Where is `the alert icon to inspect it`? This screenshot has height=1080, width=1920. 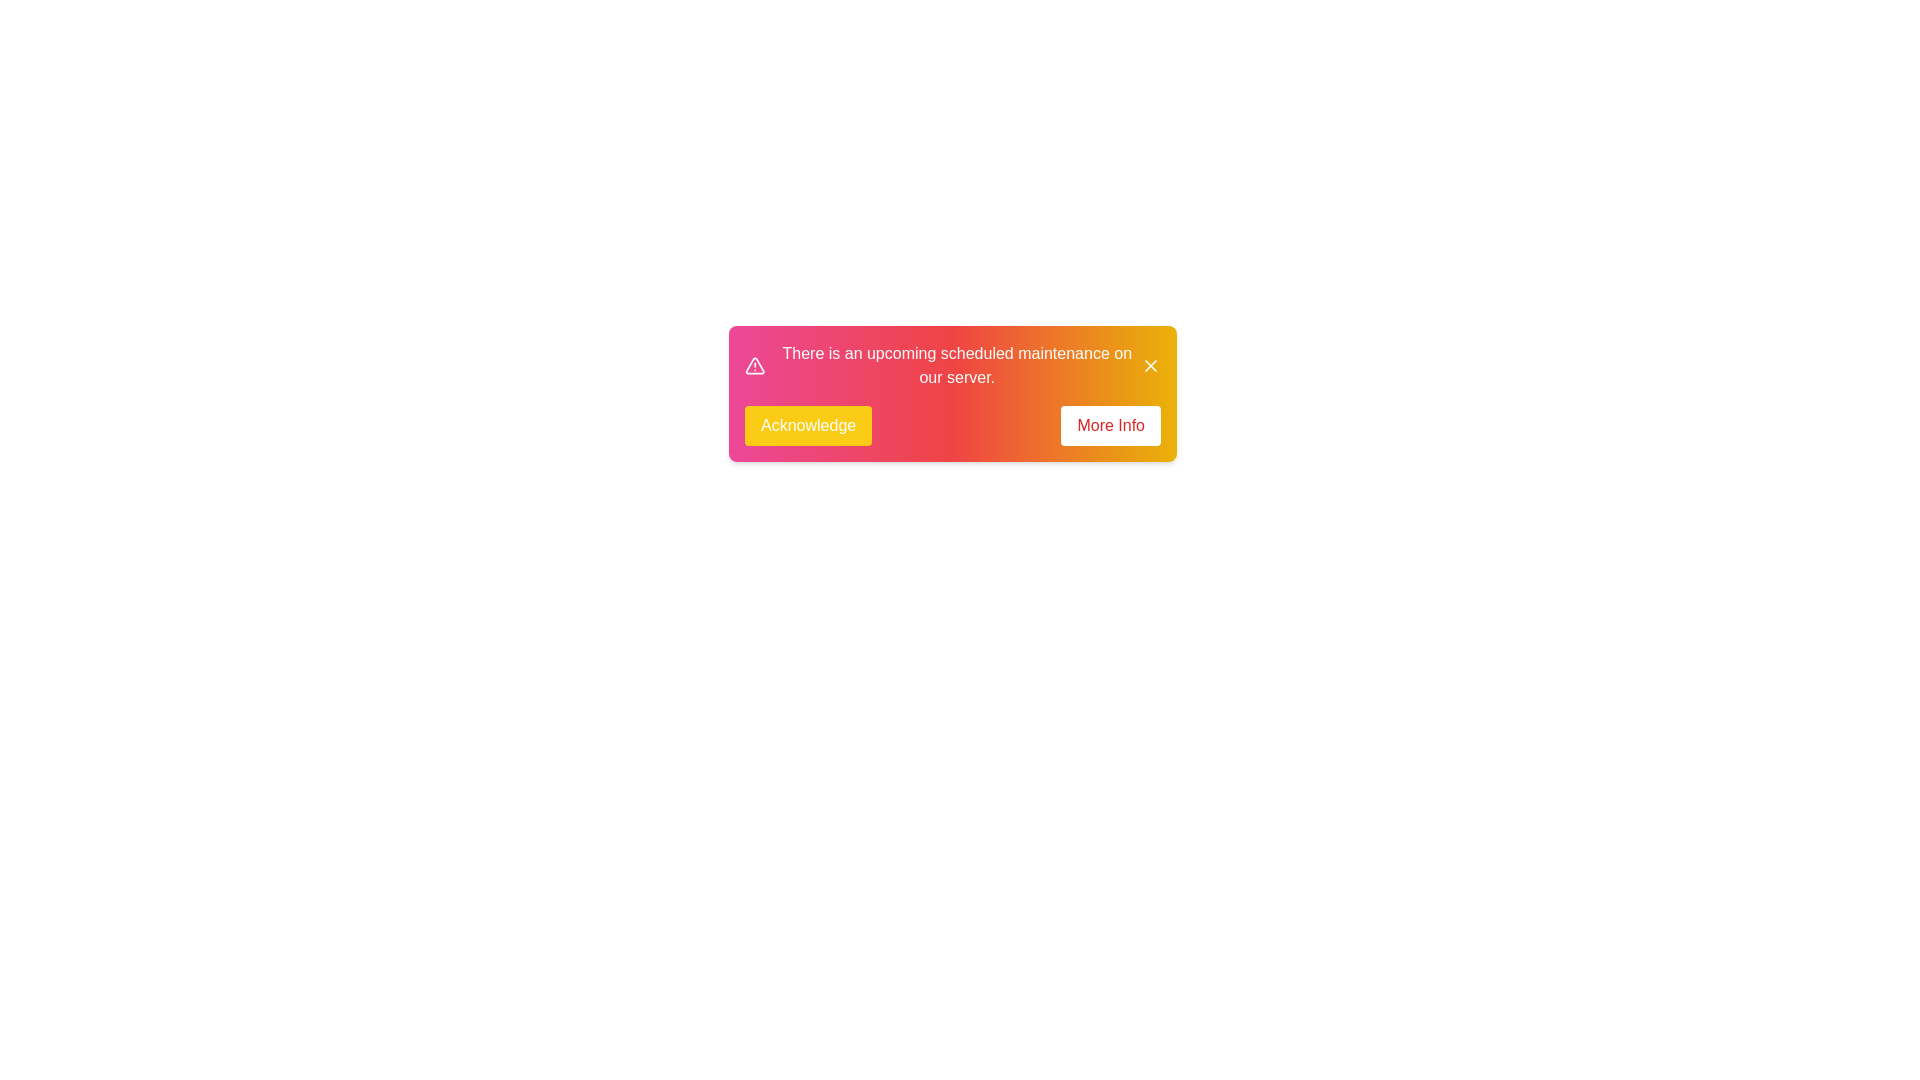
the alert icon to inspect it is located at coordinates (753, 366).